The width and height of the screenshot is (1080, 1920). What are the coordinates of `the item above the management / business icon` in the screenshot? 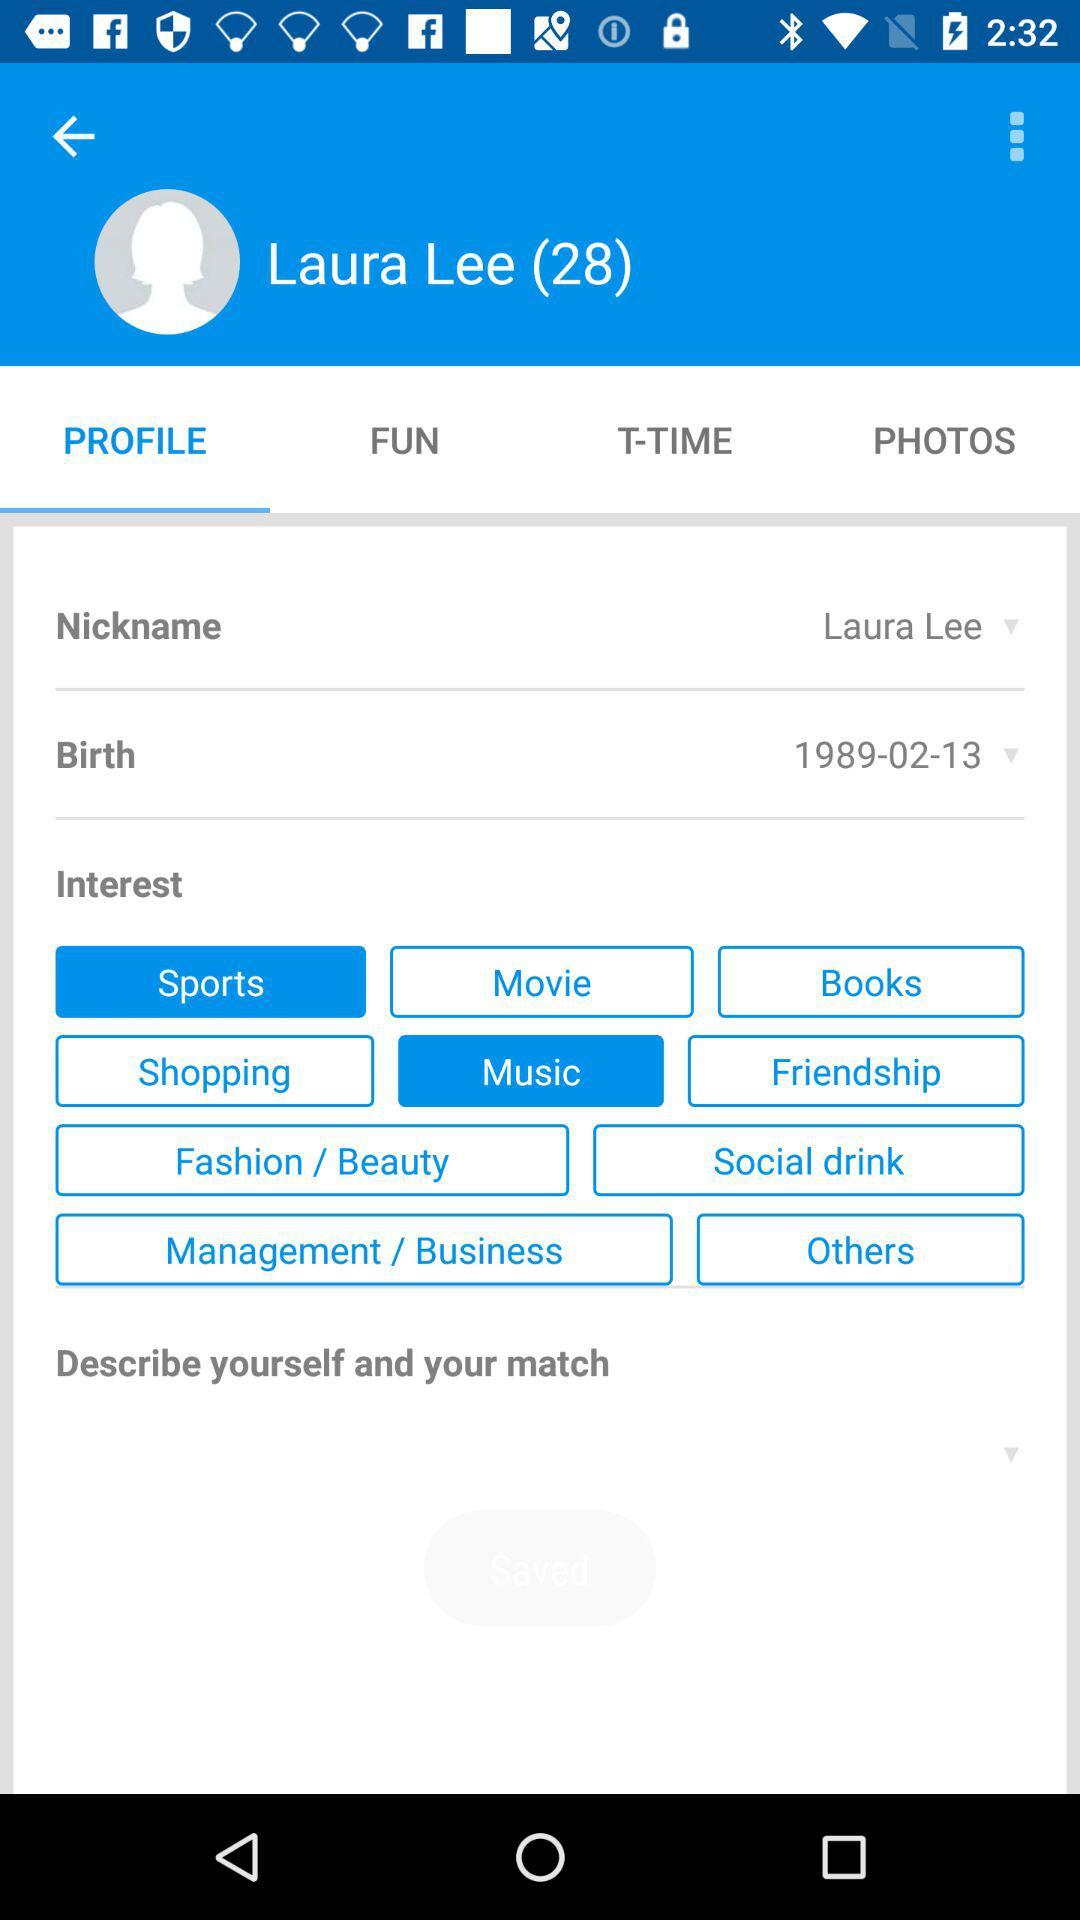 It's located at (807, 1160).